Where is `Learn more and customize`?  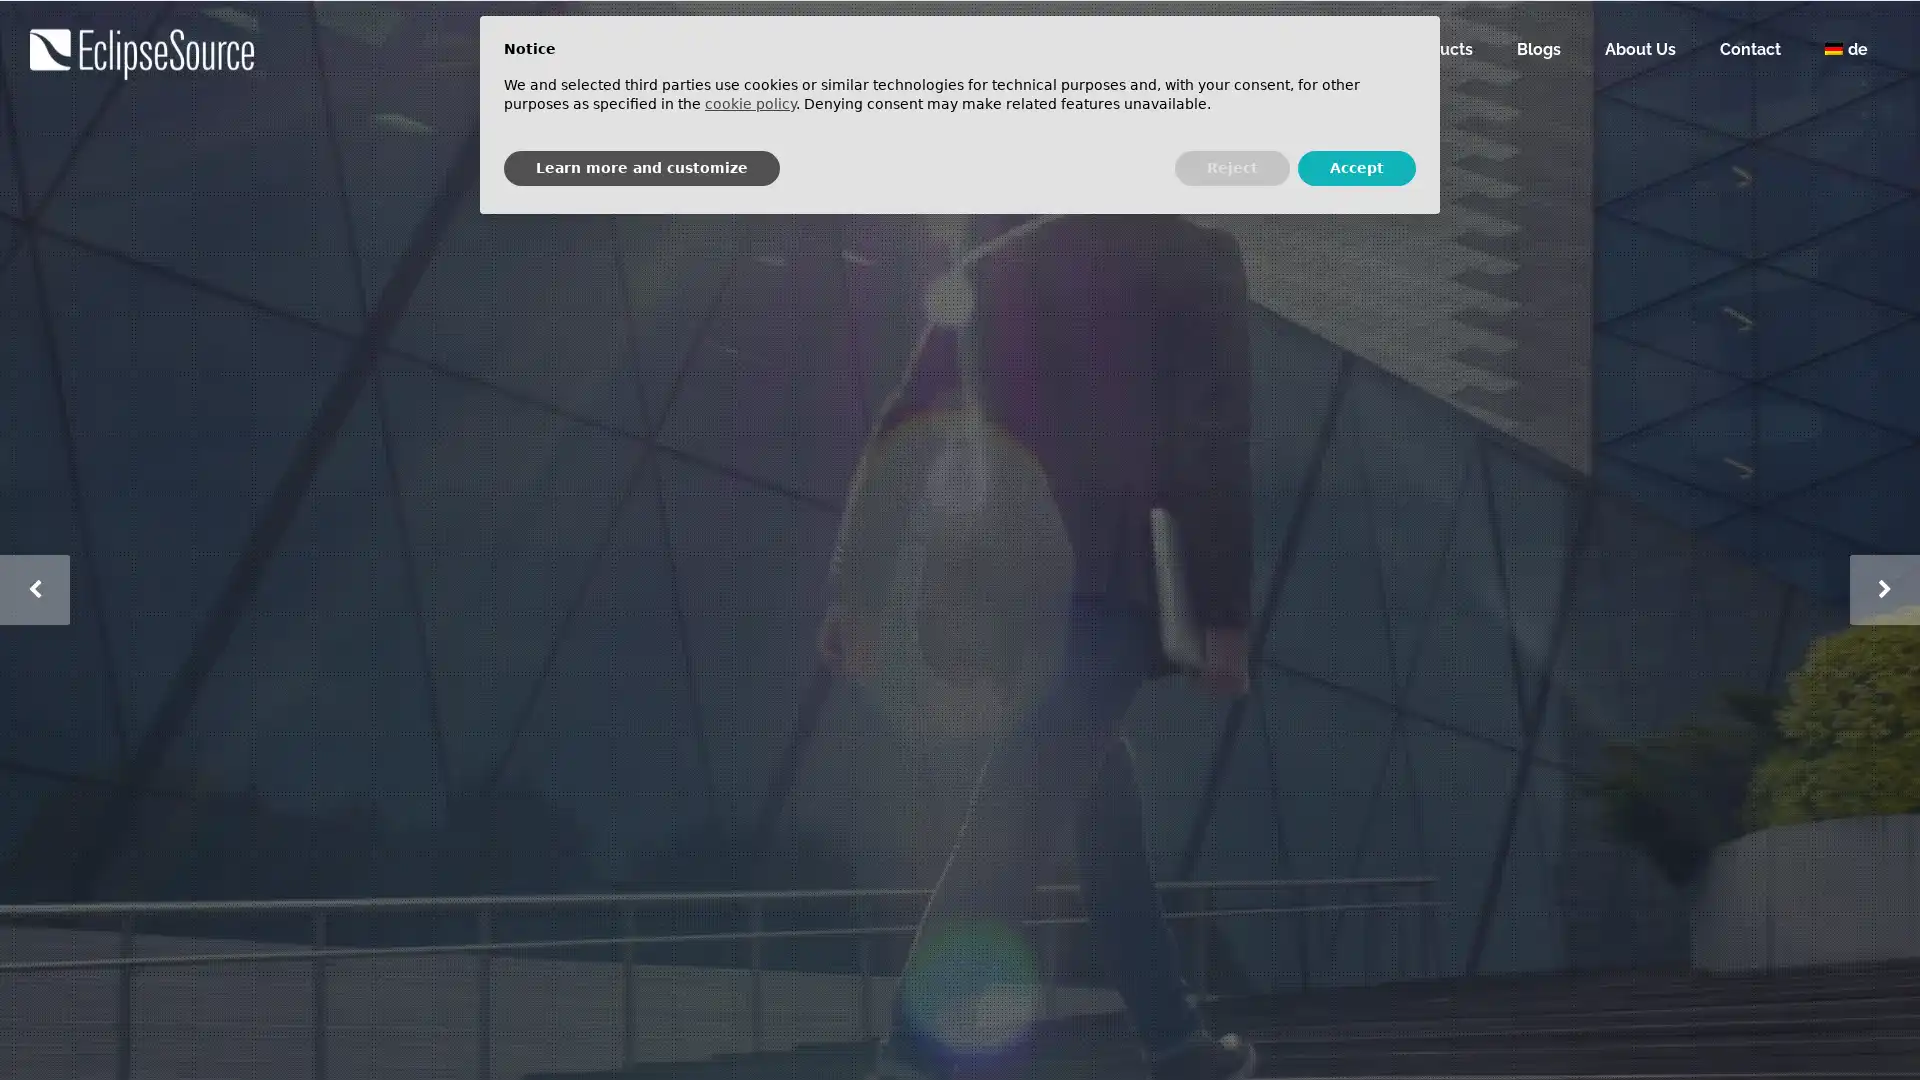 Learn more and customize is located at coordinates (642, 167).